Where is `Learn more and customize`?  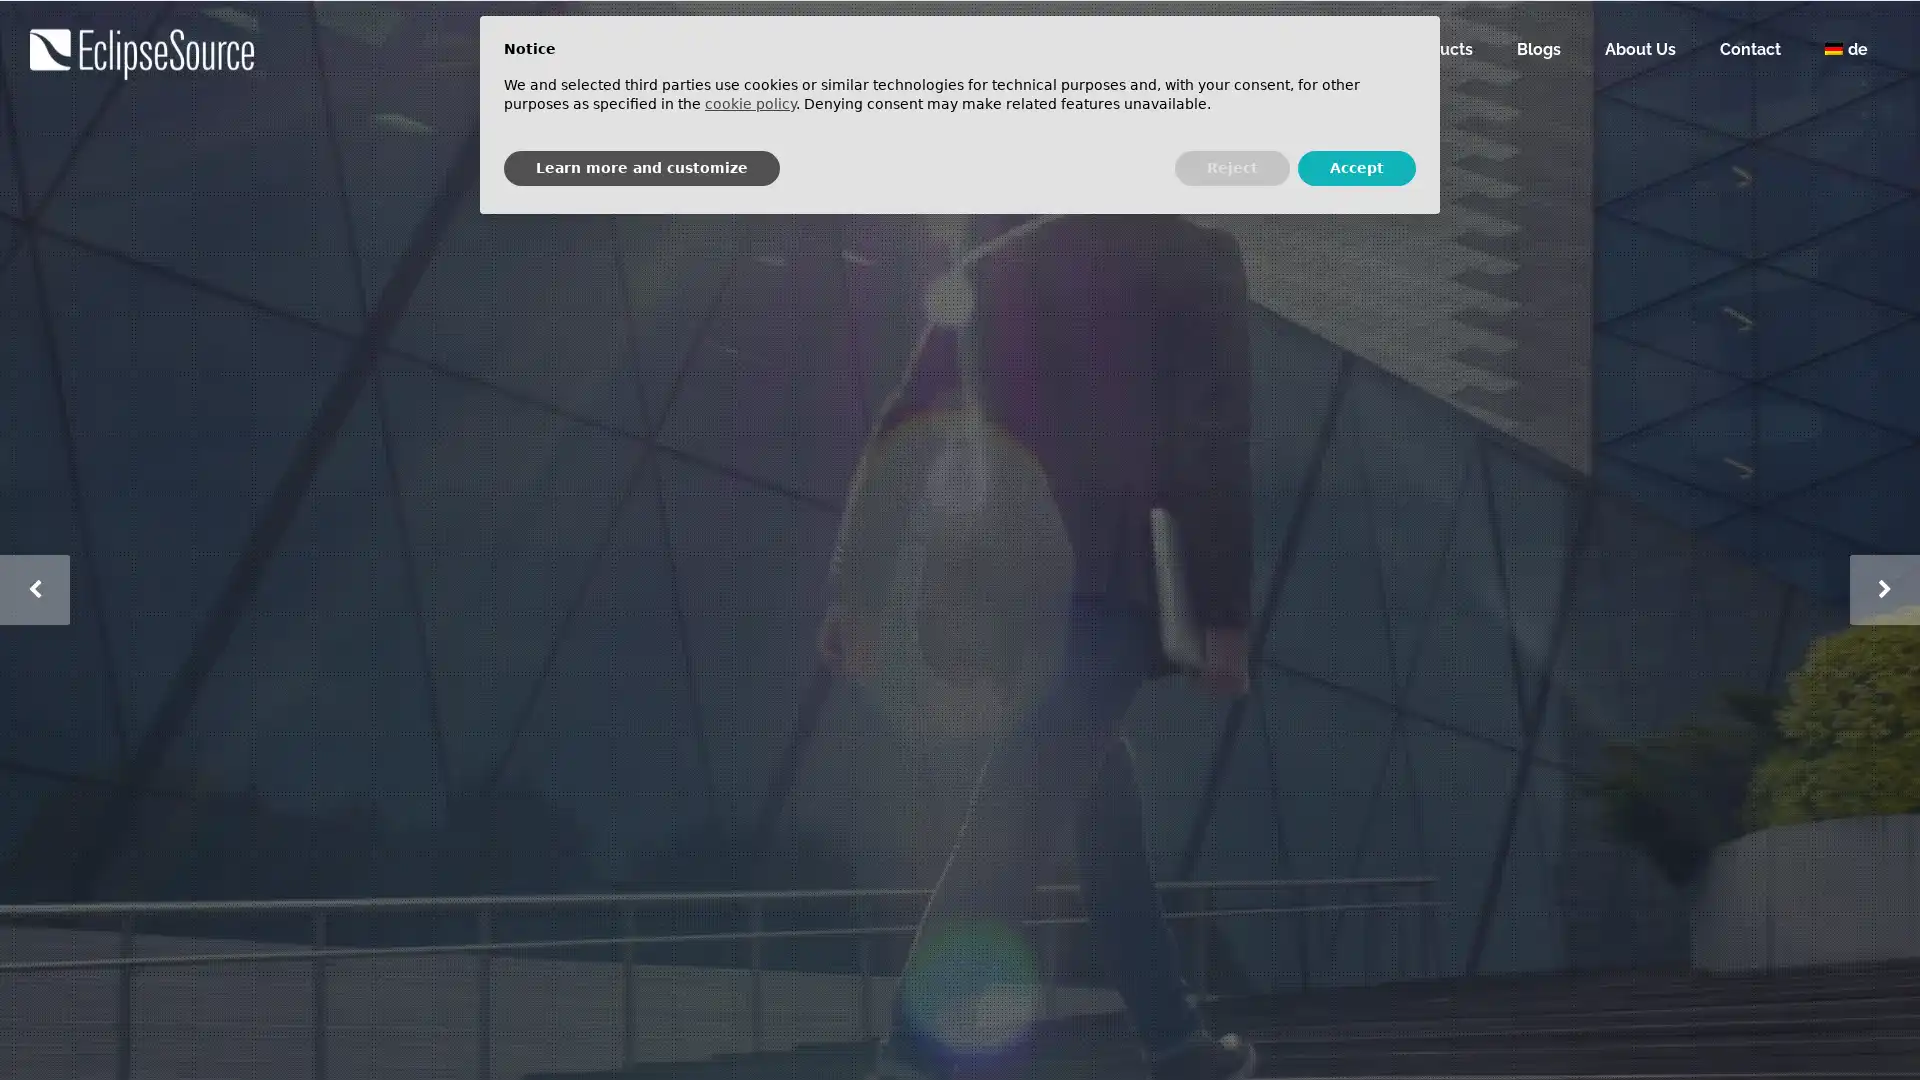 Learn more and customize is located at coordinates (642, 167).